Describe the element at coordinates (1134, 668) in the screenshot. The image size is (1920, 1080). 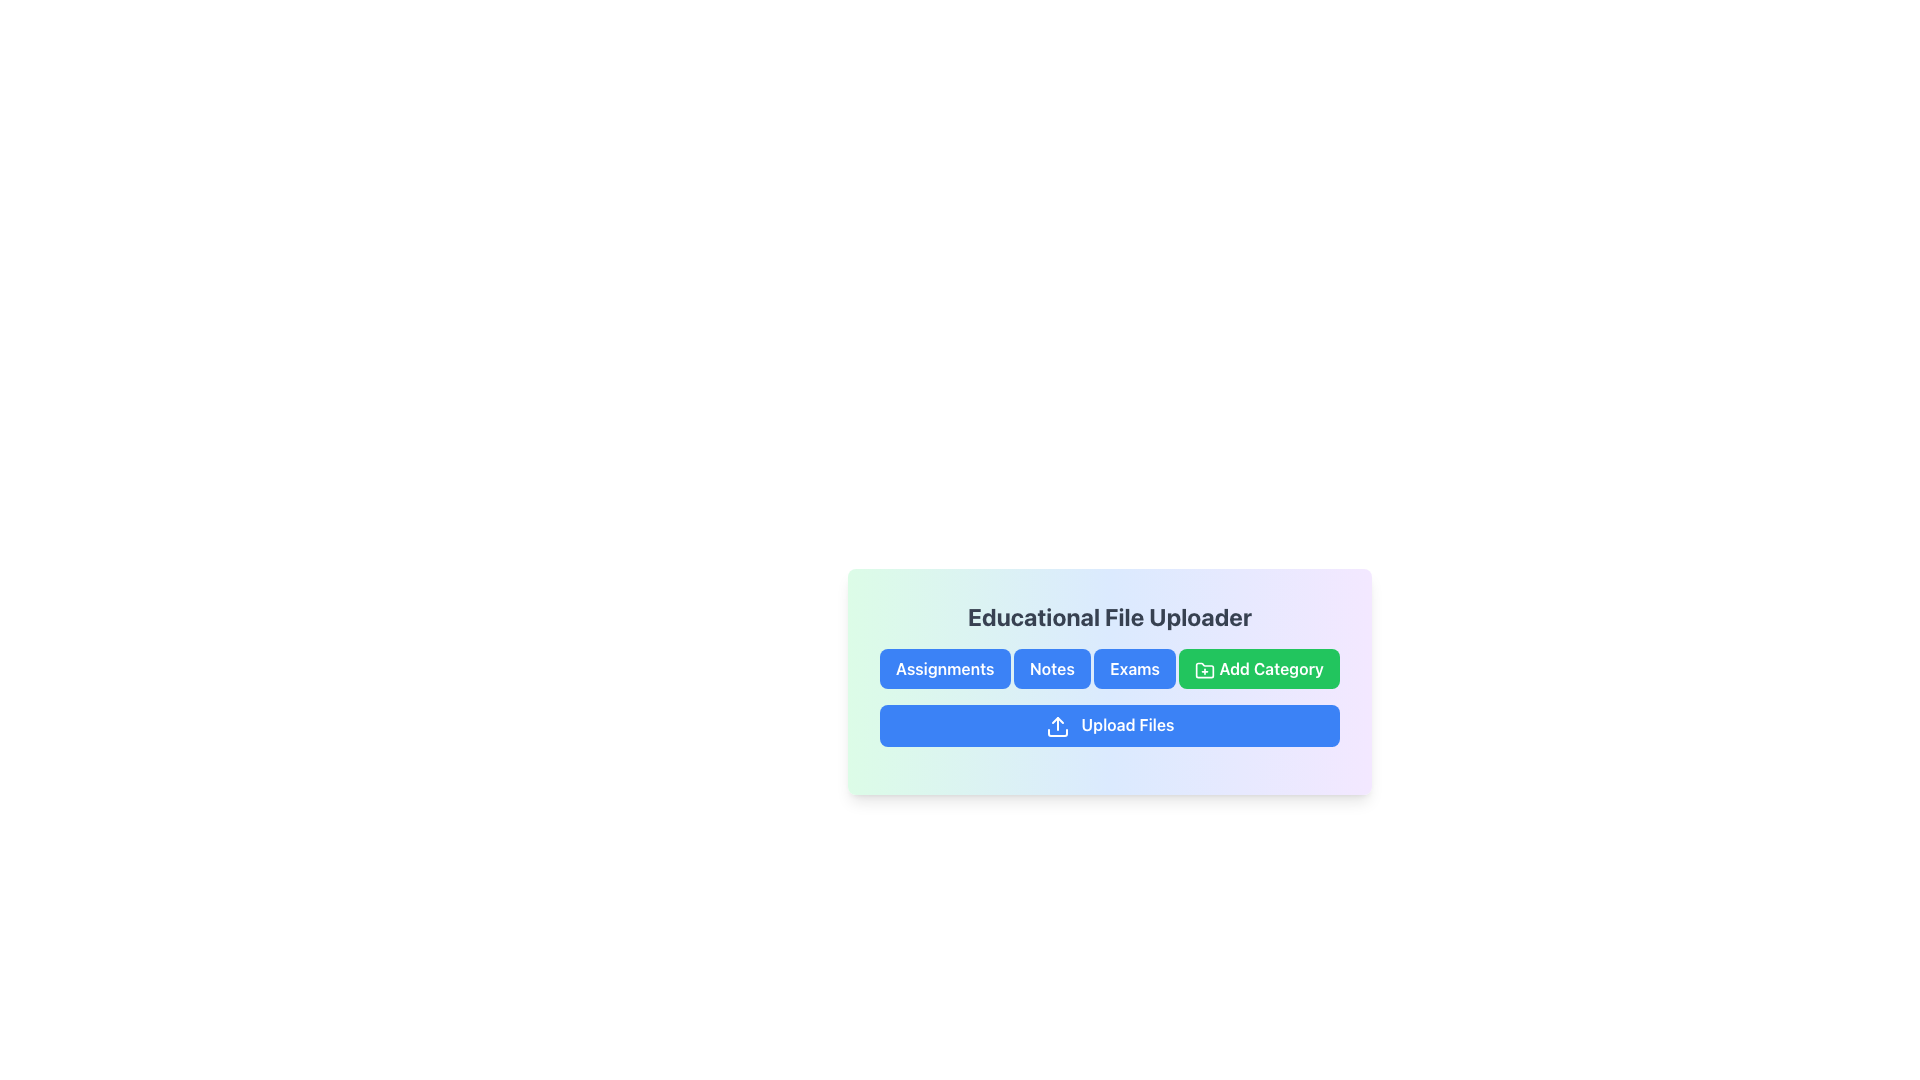
I see `the 'Exams' button with a blue background and white text` at that location.